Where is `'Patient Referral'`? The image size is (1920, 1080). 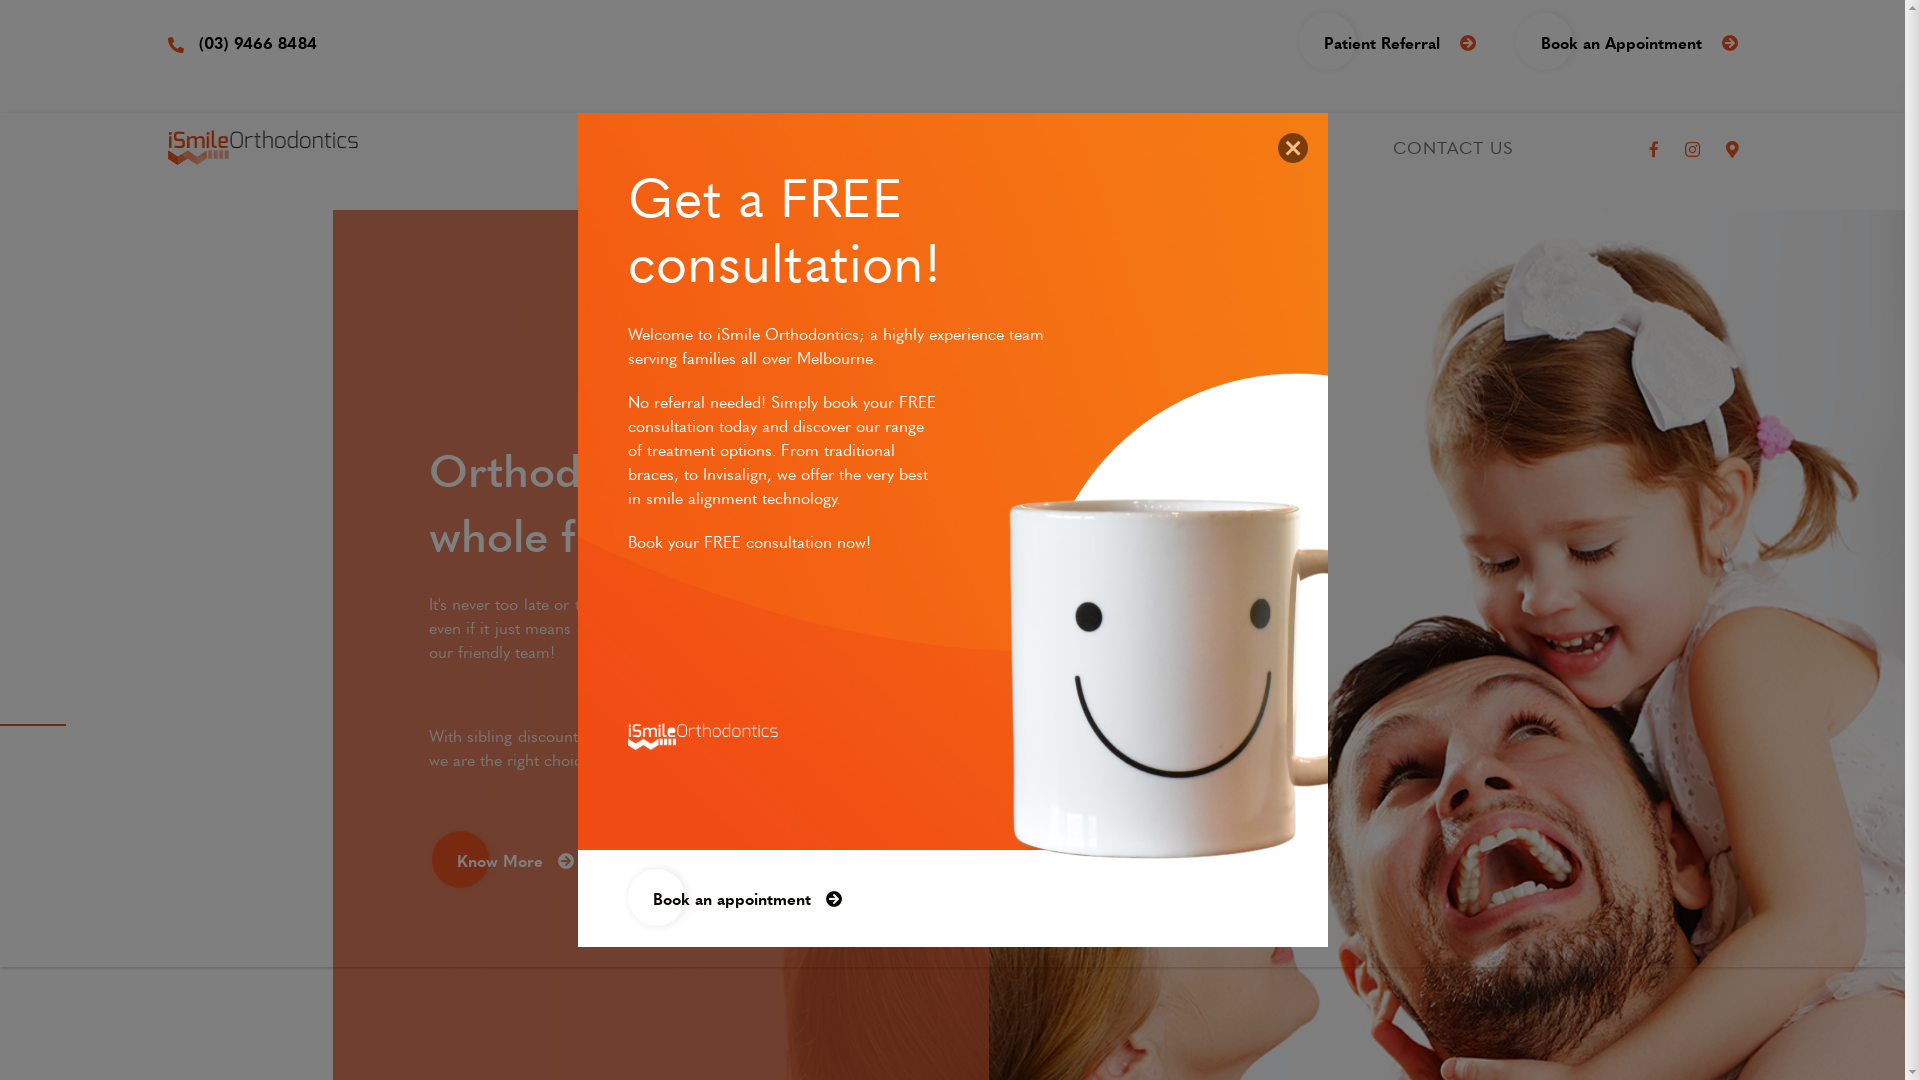 'Patient Referral' is located at coordinates (1399, 42).